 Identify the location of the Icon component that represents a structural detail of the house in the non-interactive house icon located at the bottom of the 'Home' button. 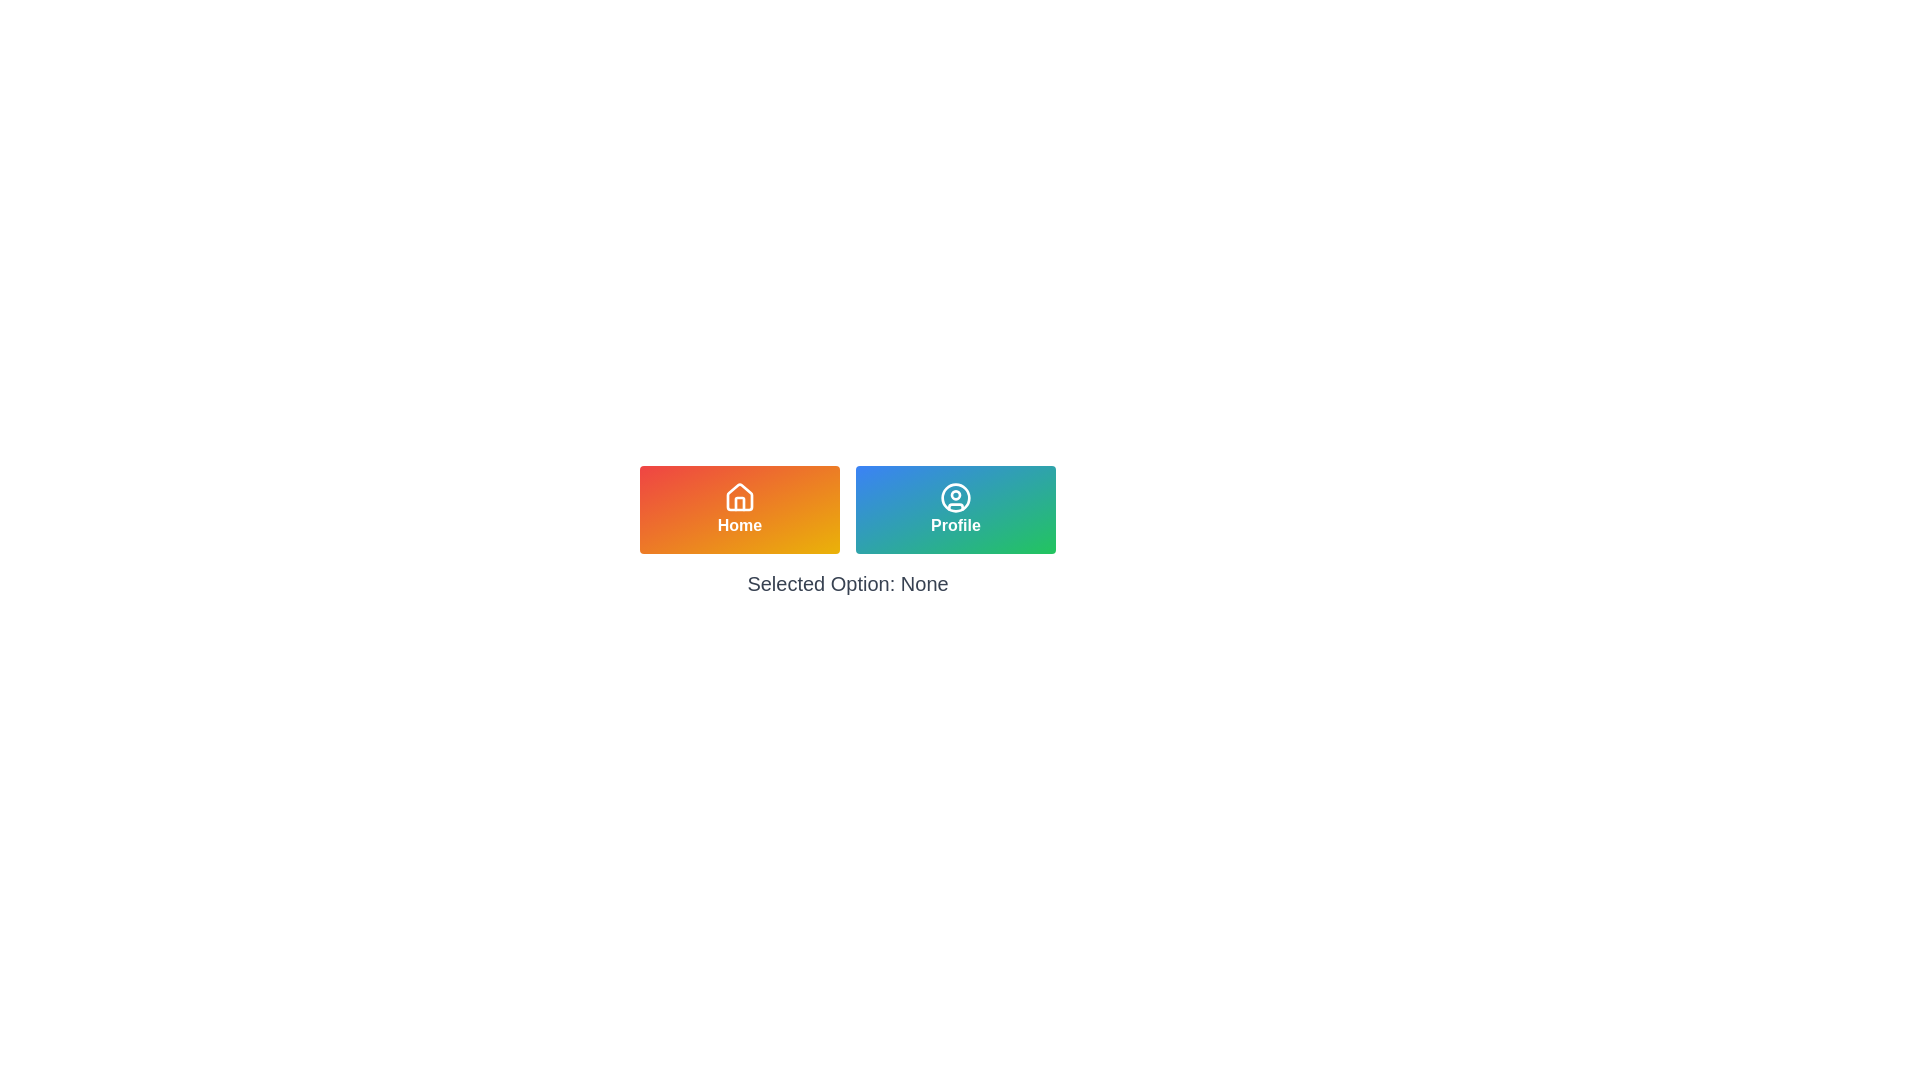
(738, 503).